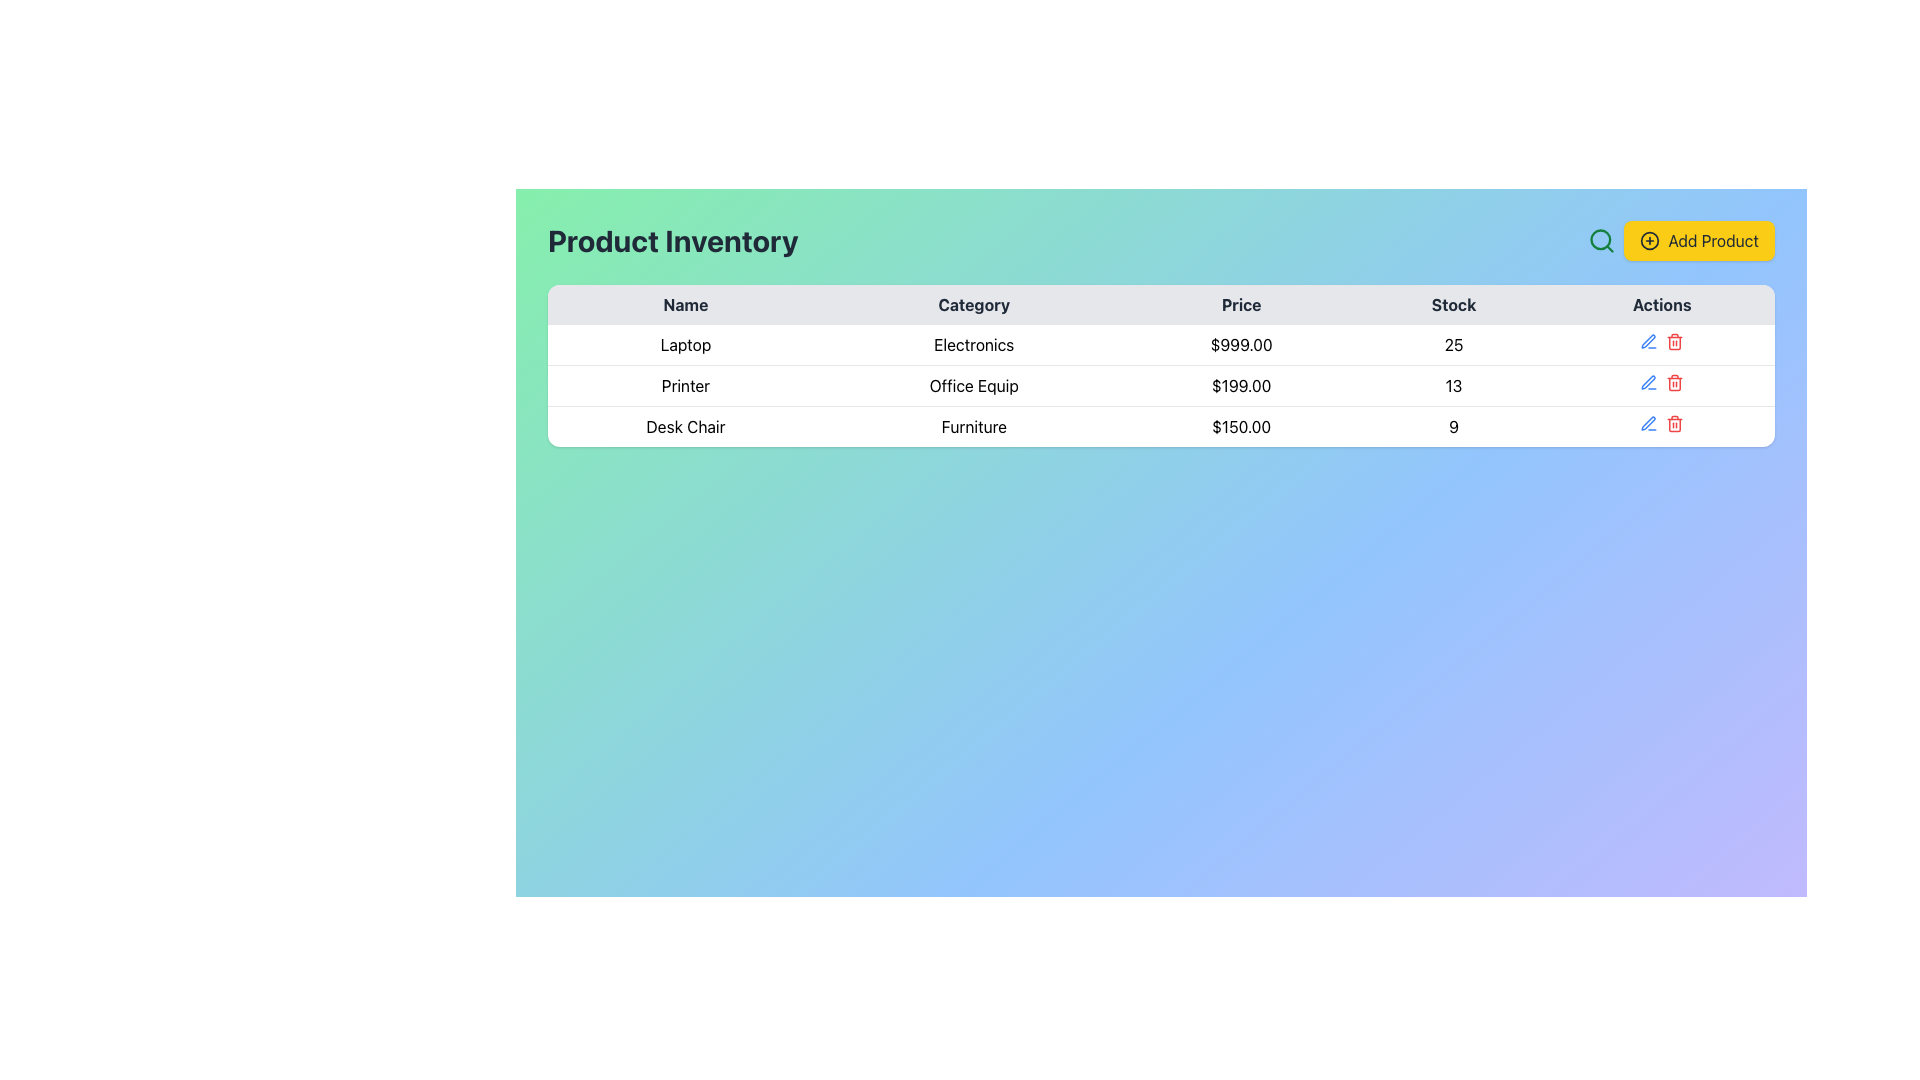  What do you see at coordinates (974, 385) in the screenshot?
I see `the text label displaying the category for the item 'Printer' located in the second row under the 'Category' column` at bounding box center [974, 385].